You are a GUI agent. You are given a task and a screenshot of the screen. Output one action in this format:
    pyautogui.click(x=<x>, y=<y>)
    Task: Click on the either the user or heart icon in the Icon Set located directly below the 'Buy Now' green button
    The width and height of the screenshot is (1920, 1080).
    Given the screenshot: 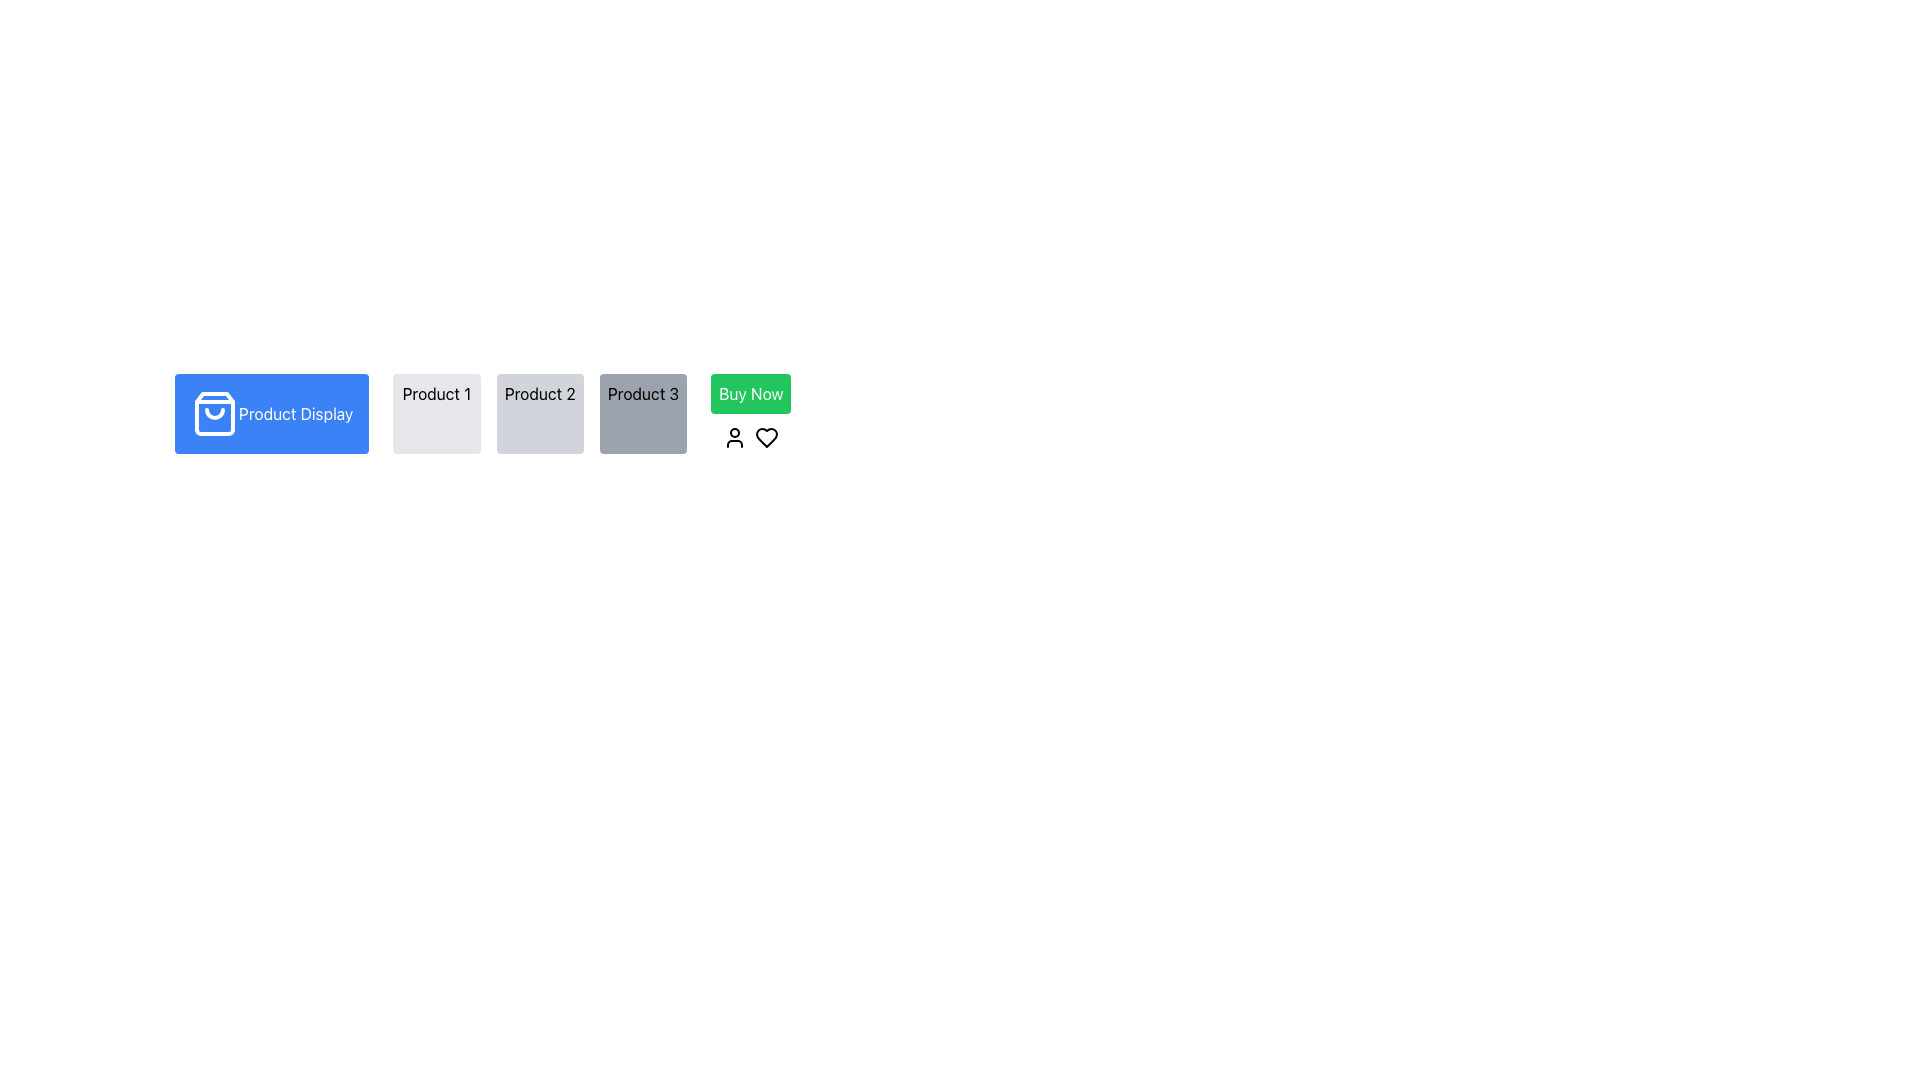 What is the action you would take?
    pyautogui.click(x=750, y=437)
    